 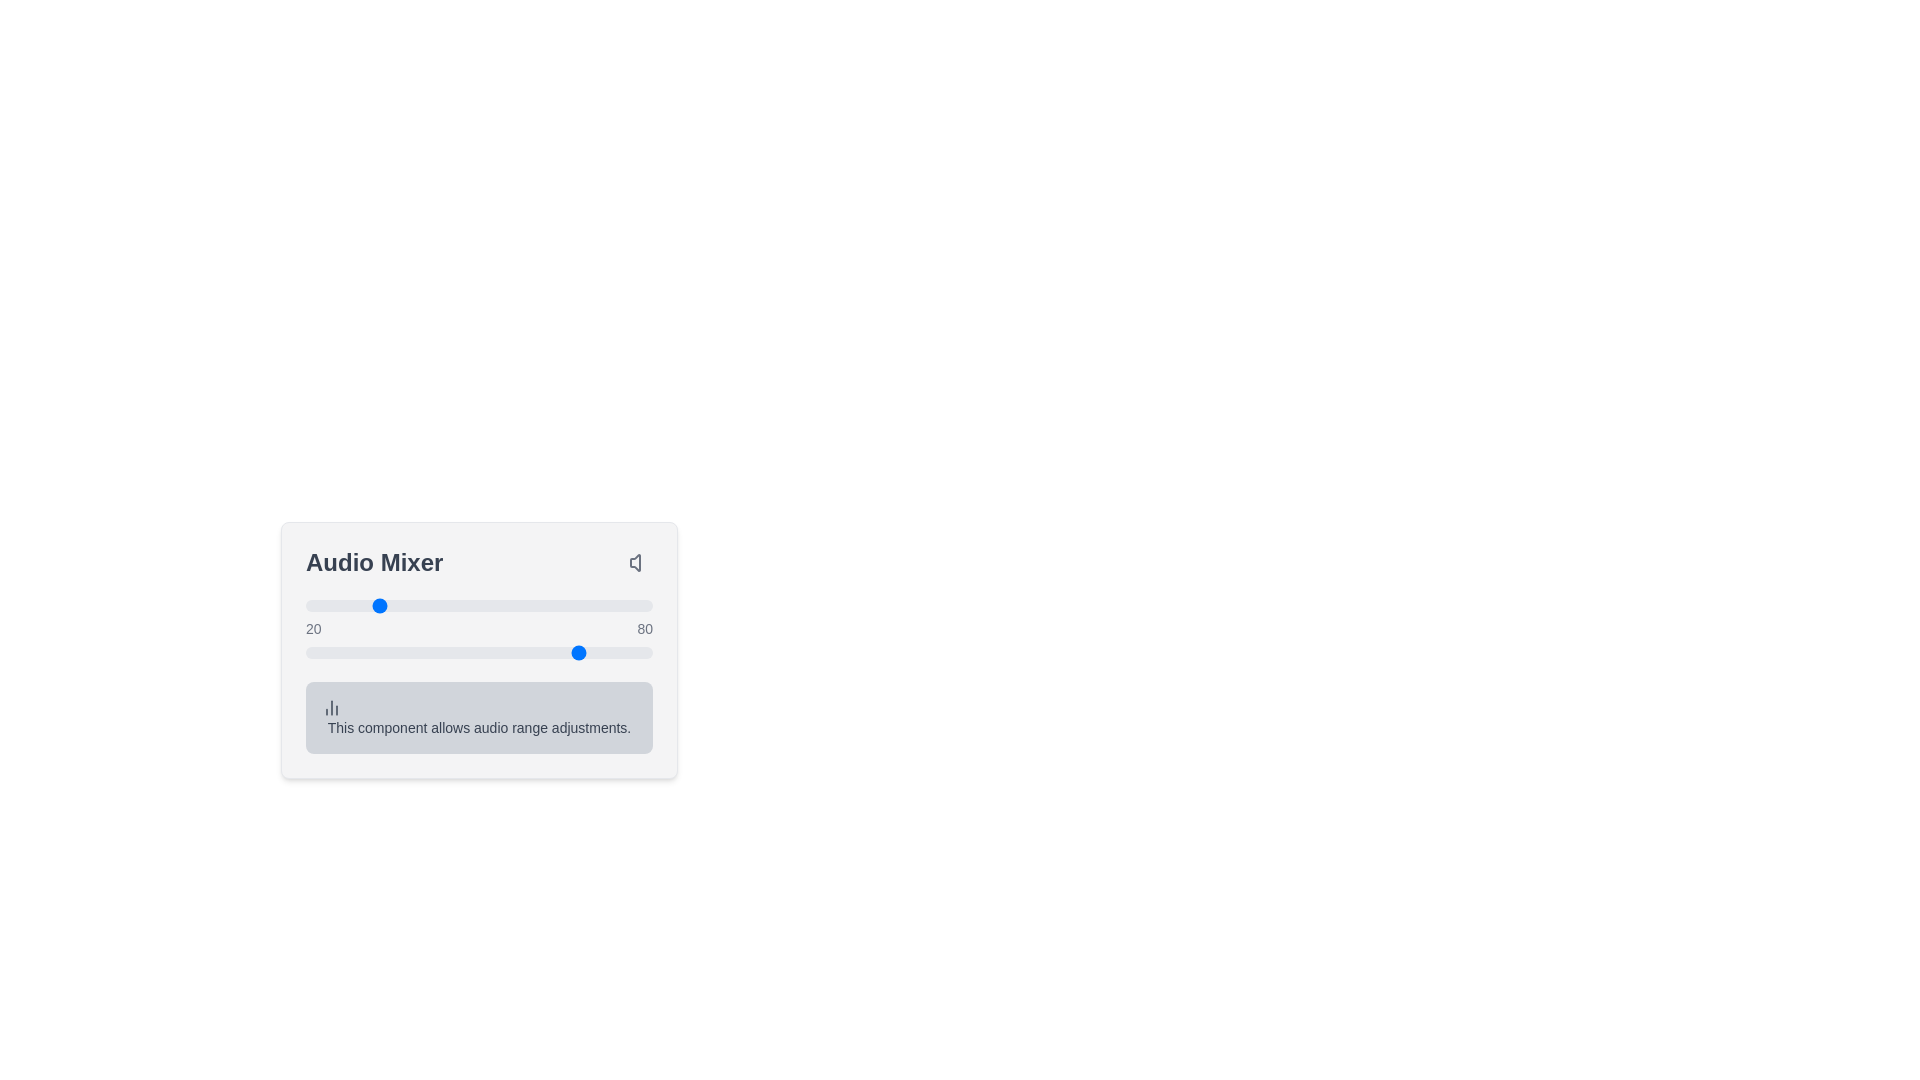 What do you see at coordinates (478, 630) in the screenshot?
I see `the numeric text label '2080' located in the 'Audio Mixer' section, which is styled in gray and positioned centrally below the top slider` at bounding box center [478, 630].